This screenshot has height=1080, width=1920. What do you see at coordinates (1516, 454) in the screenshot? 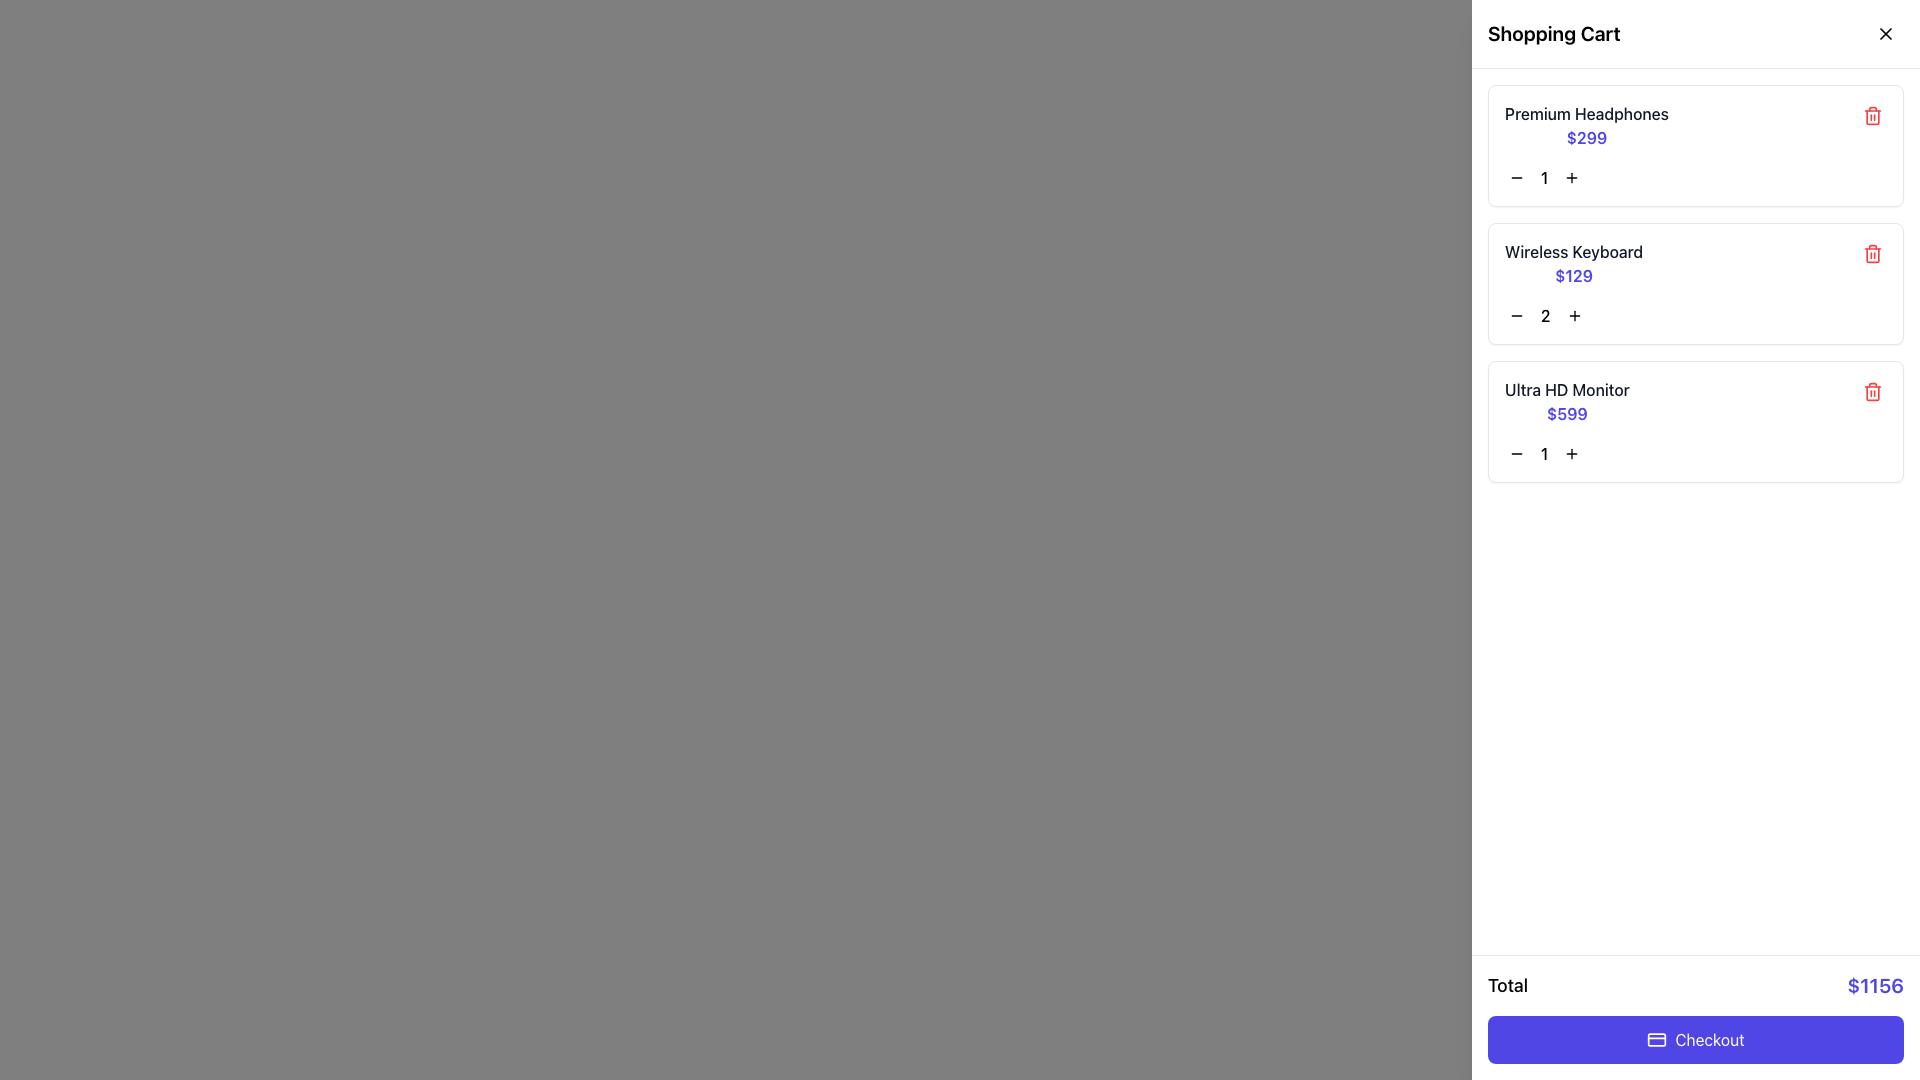
I see `the circular minus button for quantity adjustment of the 'Ultra HD Monitor' in the shopping cart` at bounding box center [1516, 454].